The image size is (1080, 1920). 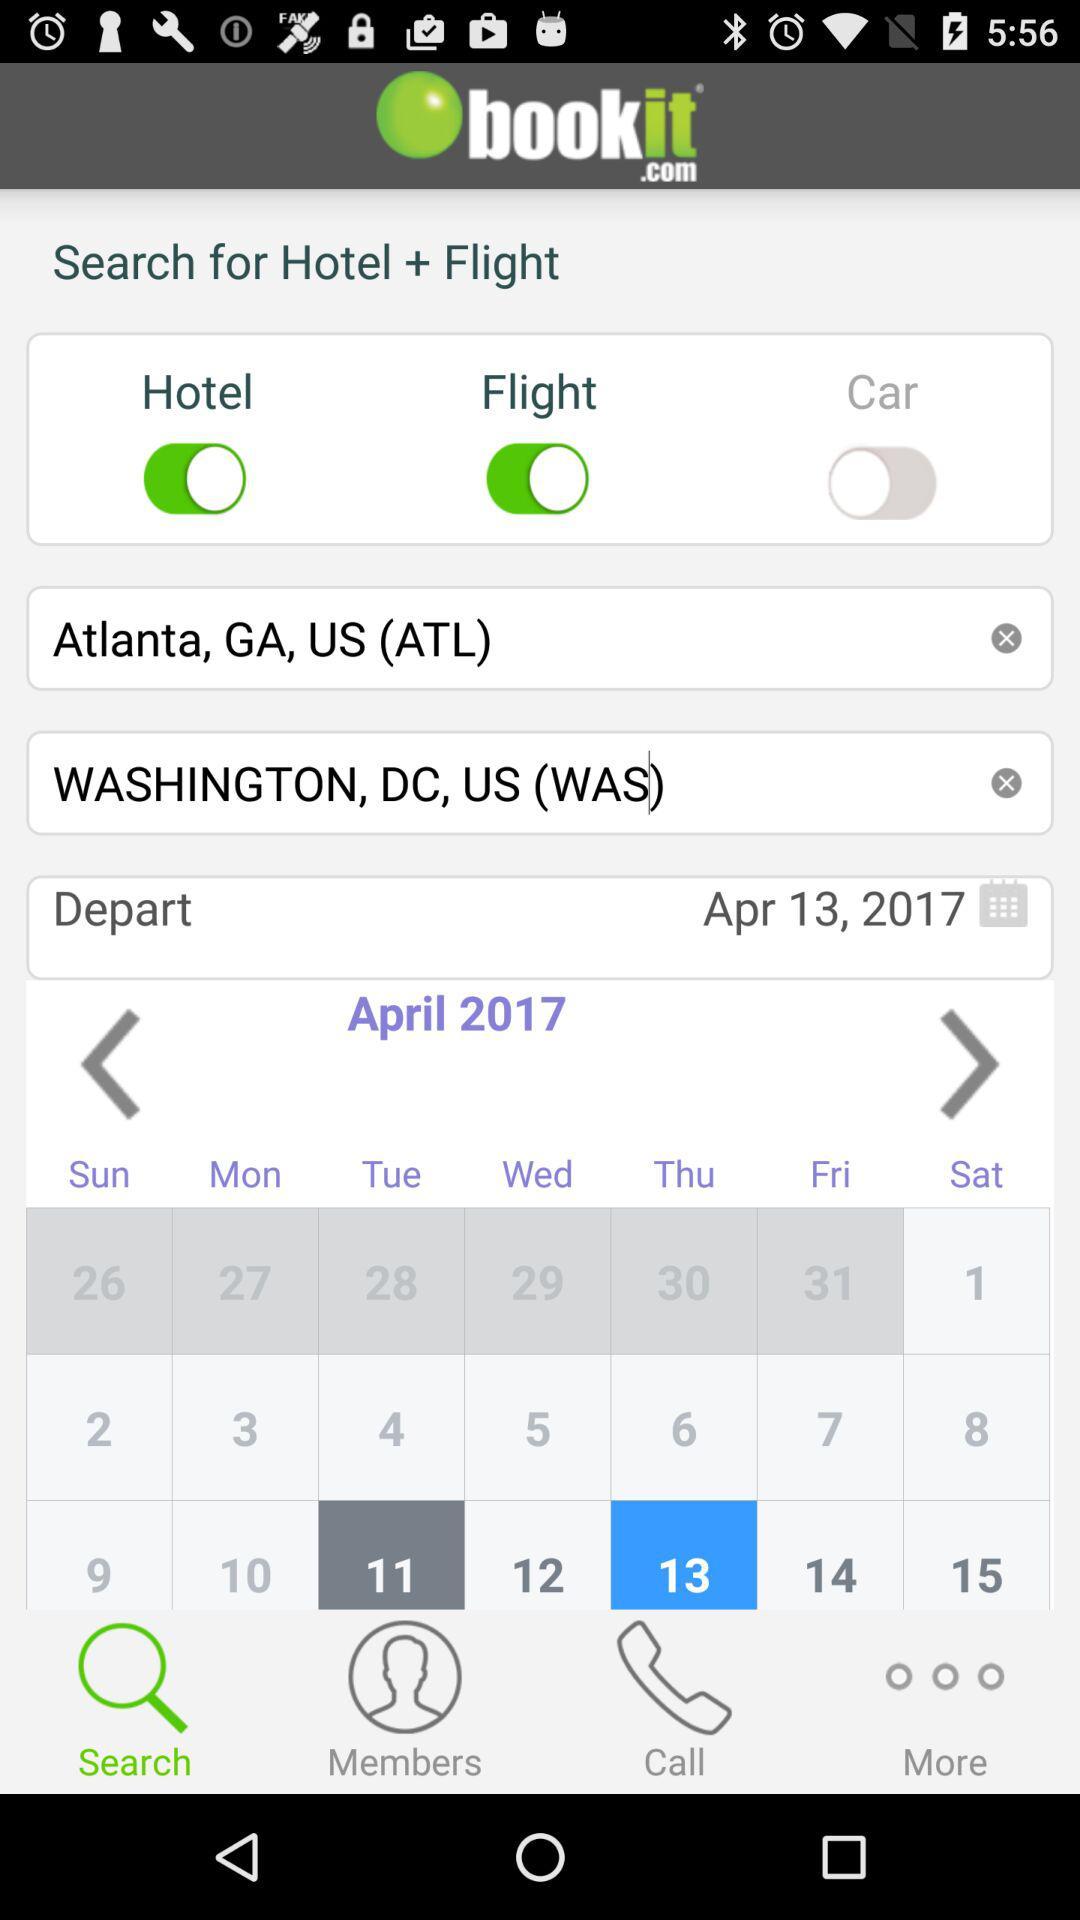 I want to click on sat icon, so click(x=975, y=1178).